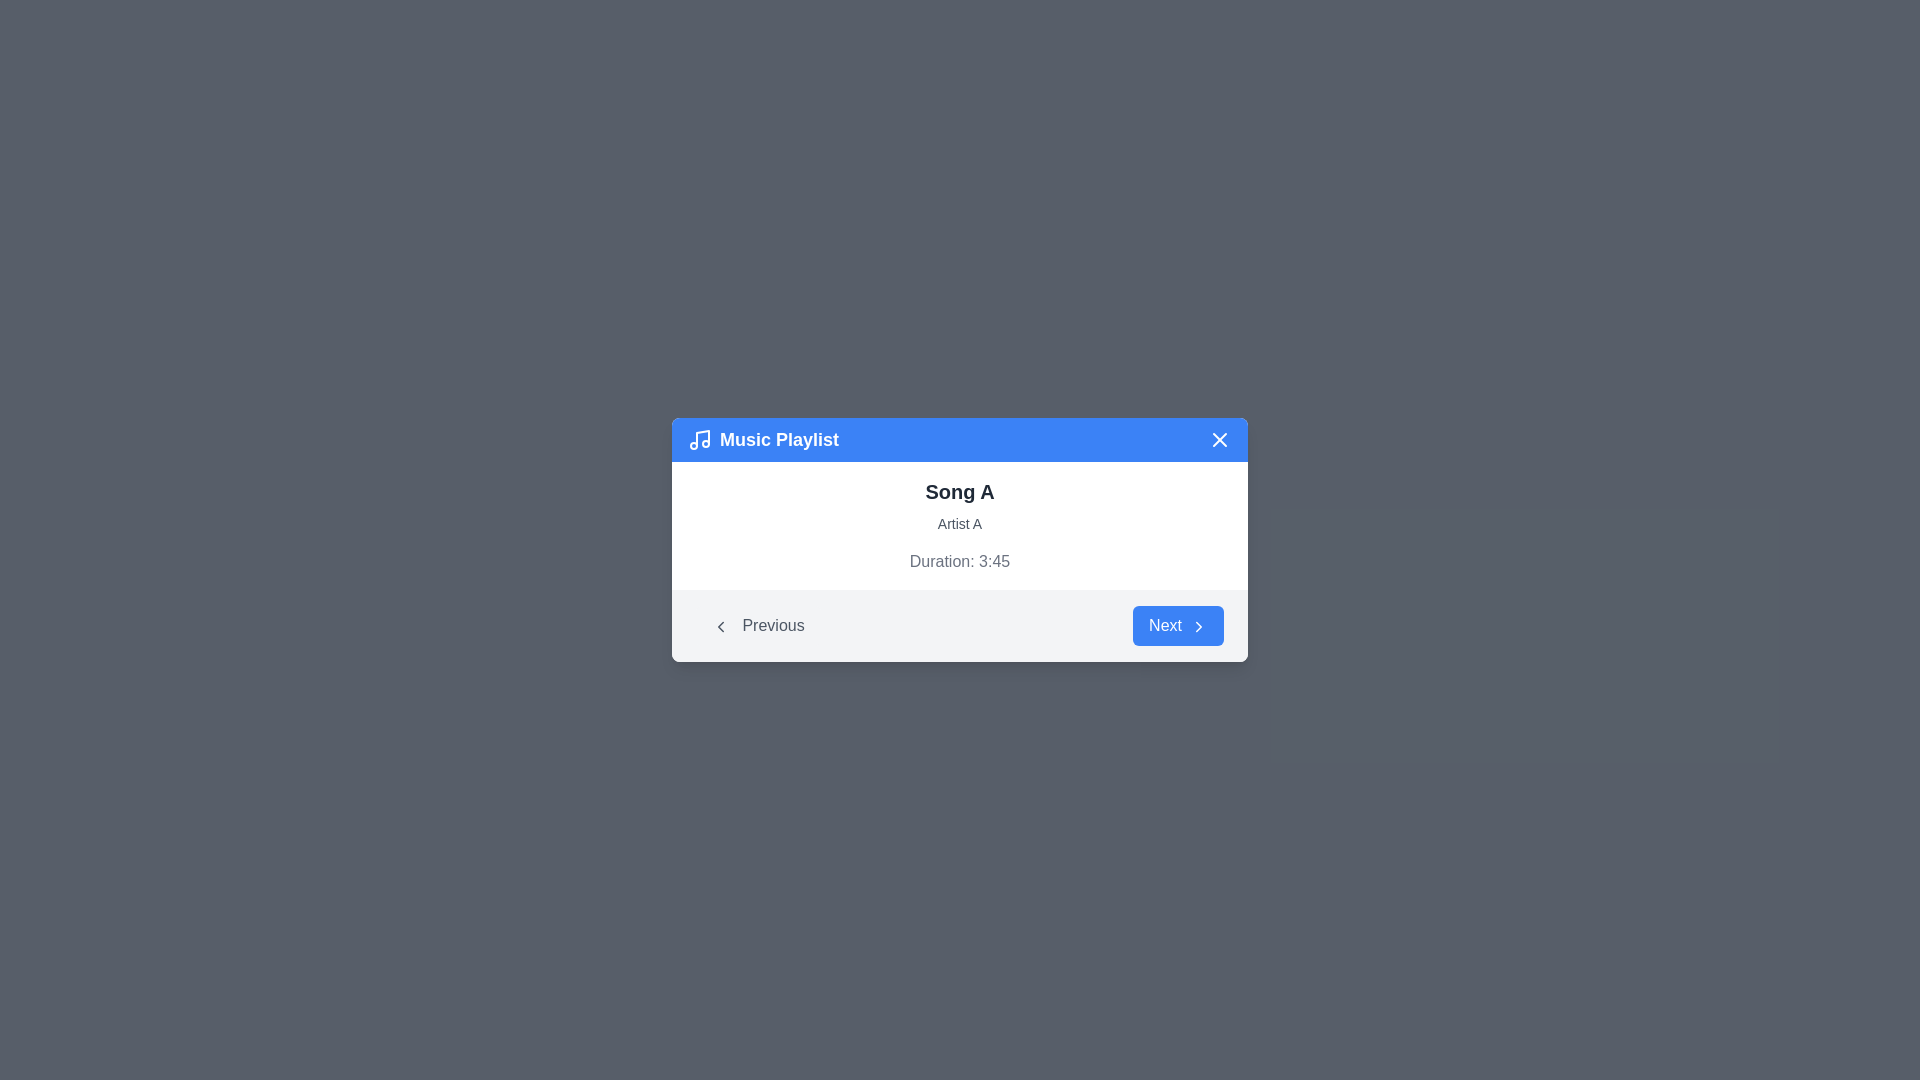 The width and height of the screenshot is (1920, 1080). I want to click on the Navigation controls buttons labeled 'Previous' and 'Next', so click(960, 624).